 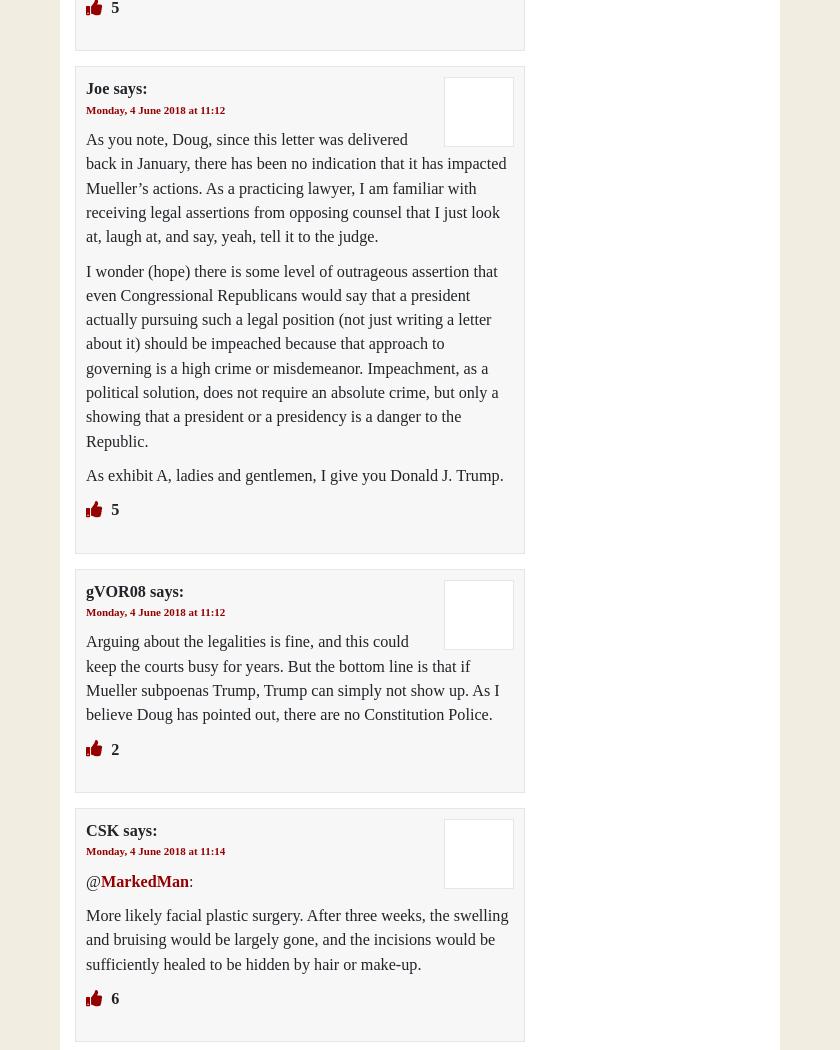 What do you see at coordinates (86, 851) in the screenshot?
I see `'Monday, 4 June 2018 at 11:14'` at bounding box center [86, 851].